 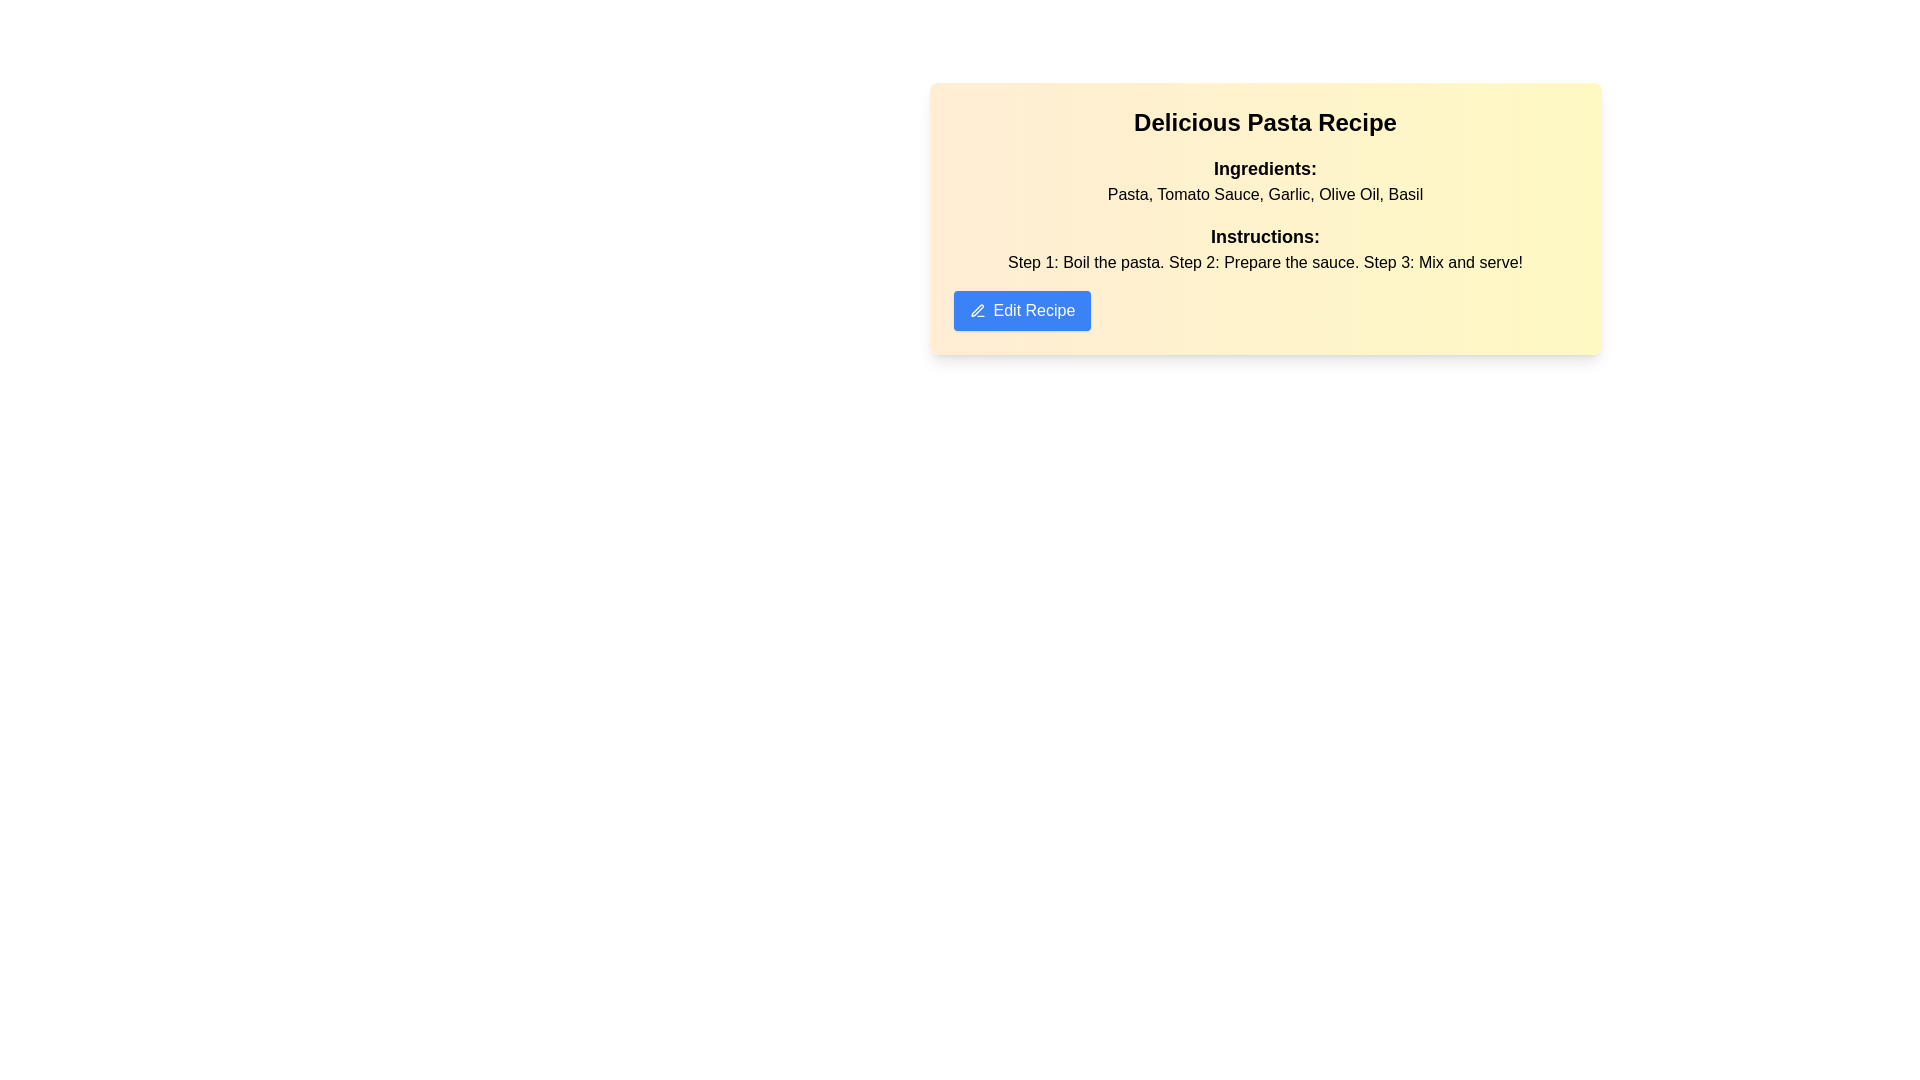 What do you see at coordinates (977, 311) in the screenshot?
I see `the pen icon used for editing within the 'Edit Recipe' button, located at the bottom-left corner of the recipe card` at bounding box center [977, 311].